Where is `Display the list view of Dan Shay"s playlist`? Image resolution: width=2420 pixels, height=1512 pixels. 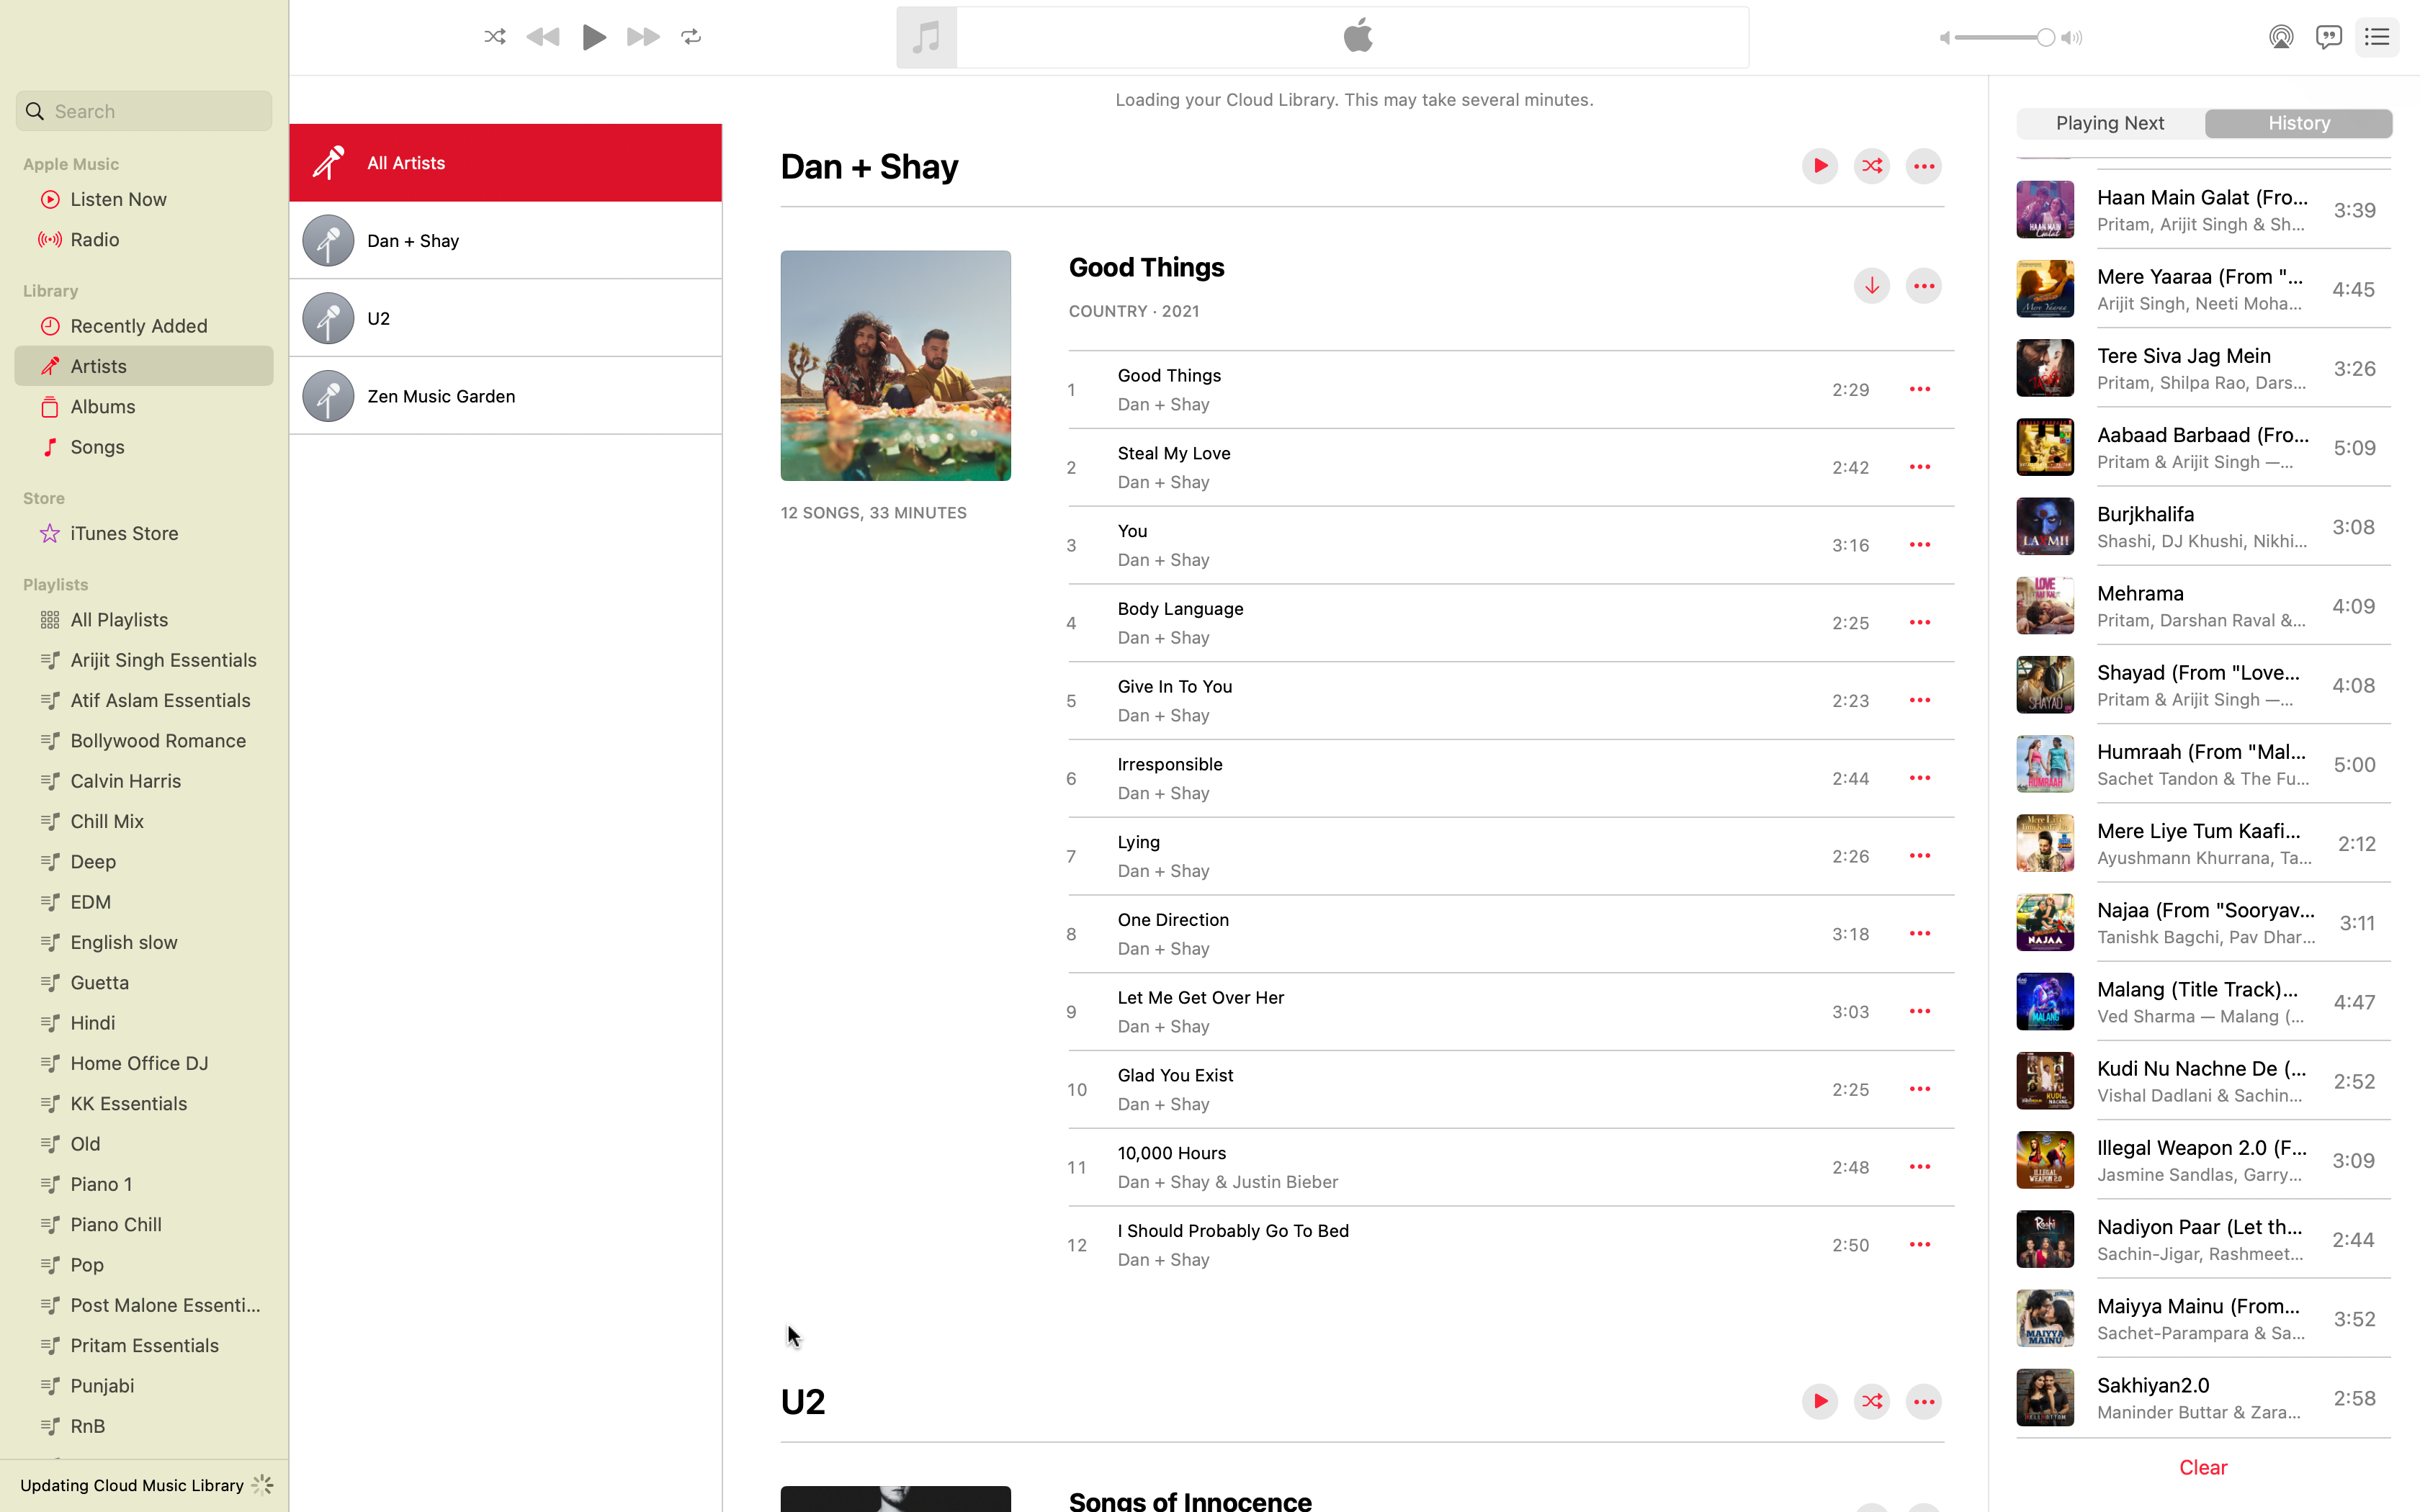 Display the list view of Dan Shay"s playlist is located at coordinates (504, 240).